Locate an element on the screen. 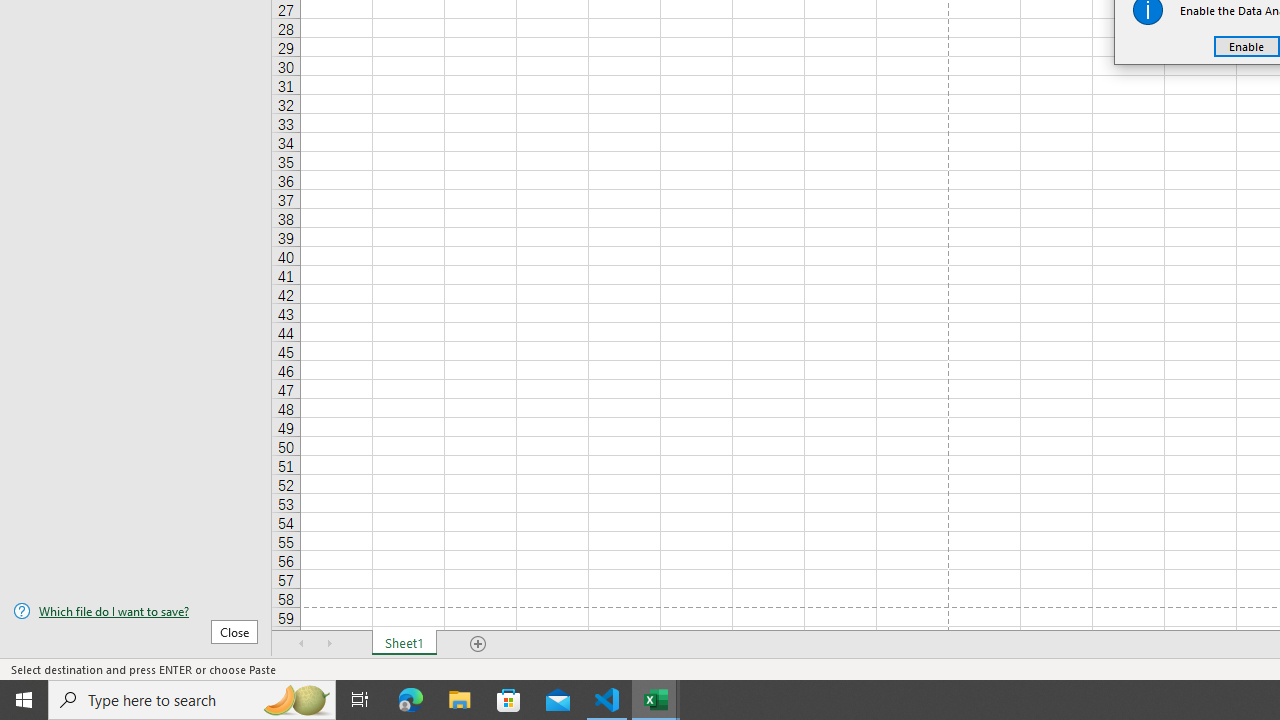 The image size is (1280, 720). 'Microsoft Edge' is located at coordinates (410, 698).